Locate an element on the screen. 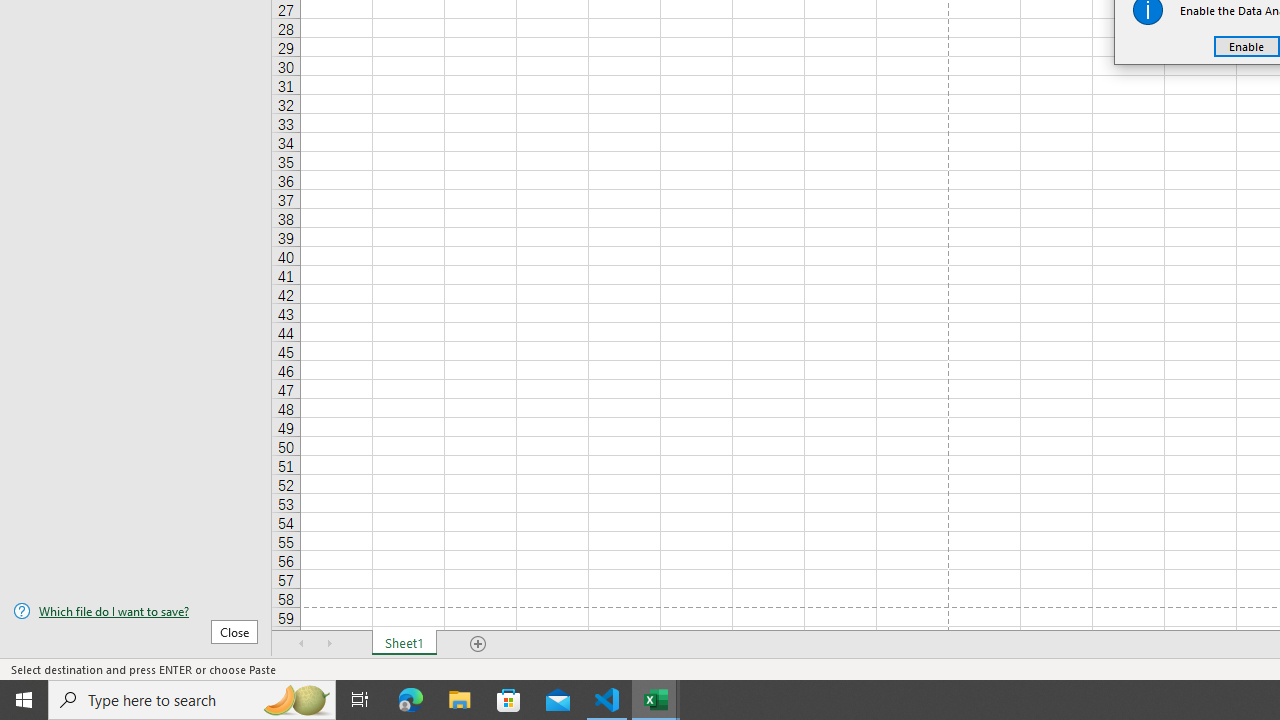 The image size is (1280, 720). 'Microsoft Edge' is located at coordinates (410, 698).